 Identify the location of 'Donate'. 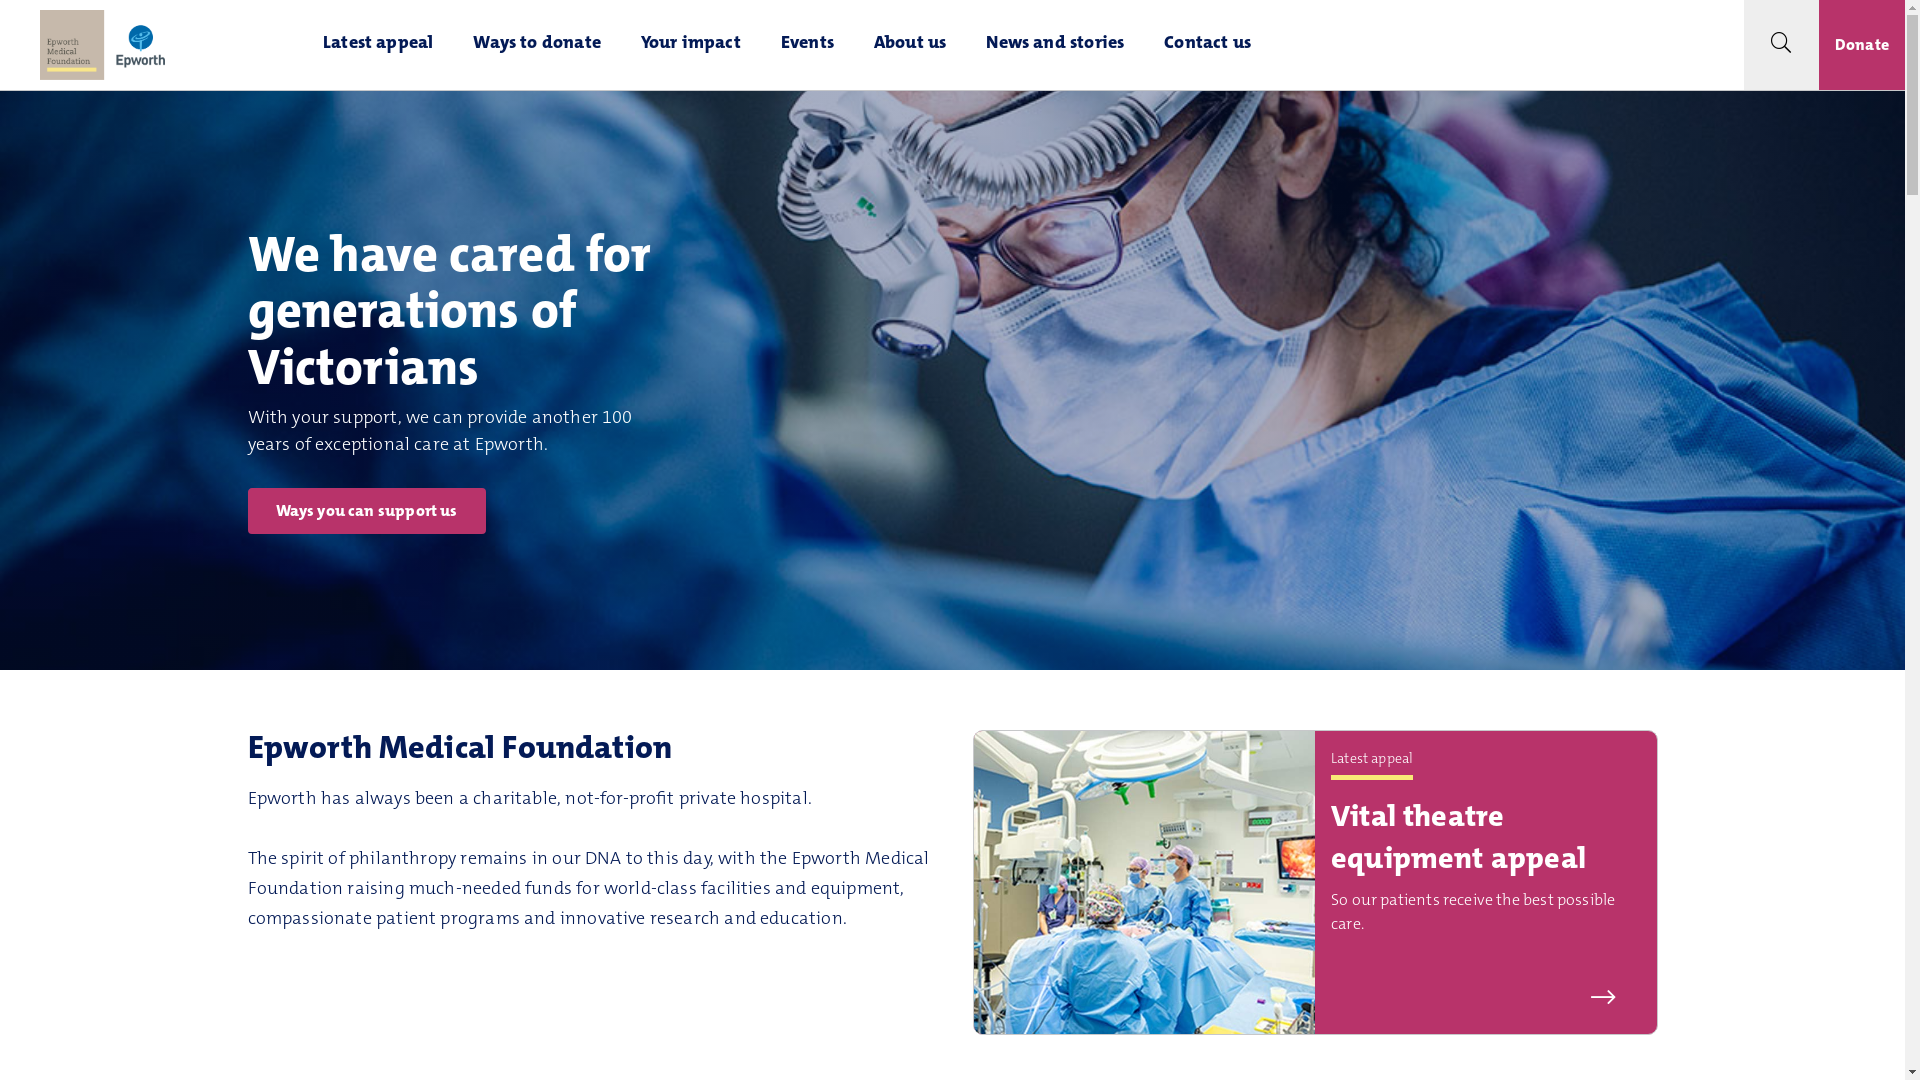
(1861, 45).